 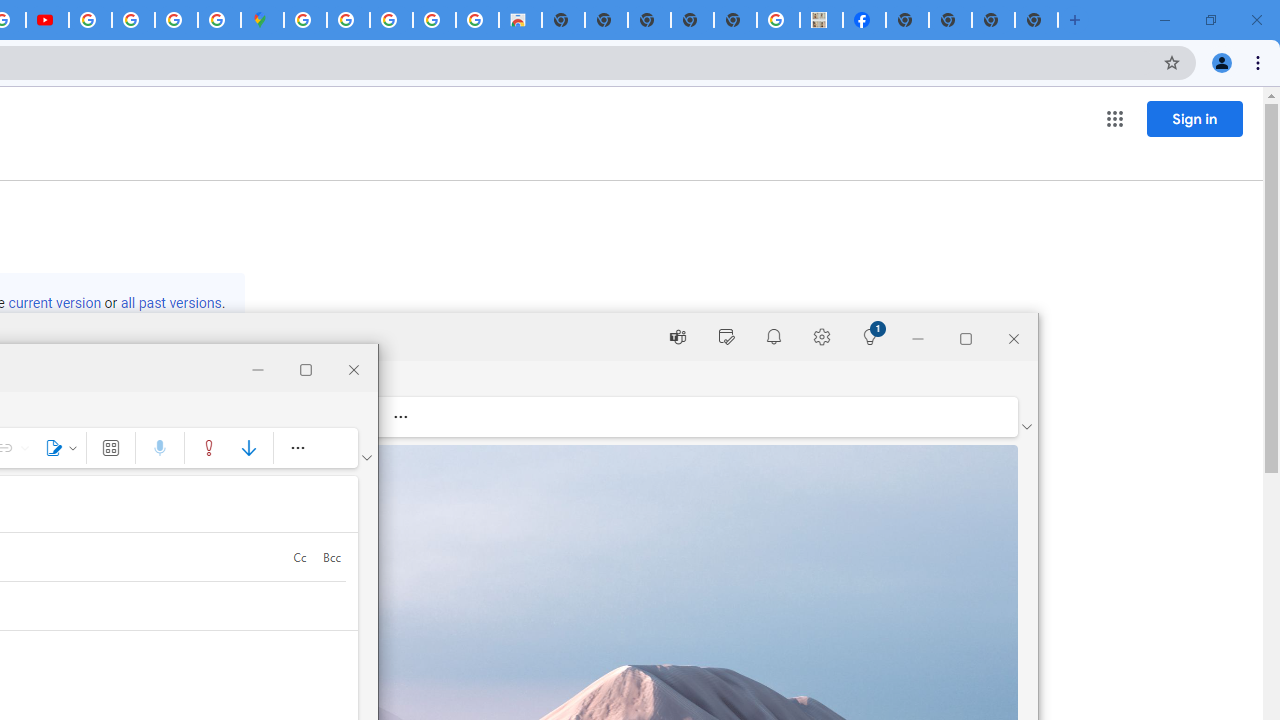 I want to click on 'More options', so click(x=296, y=446).